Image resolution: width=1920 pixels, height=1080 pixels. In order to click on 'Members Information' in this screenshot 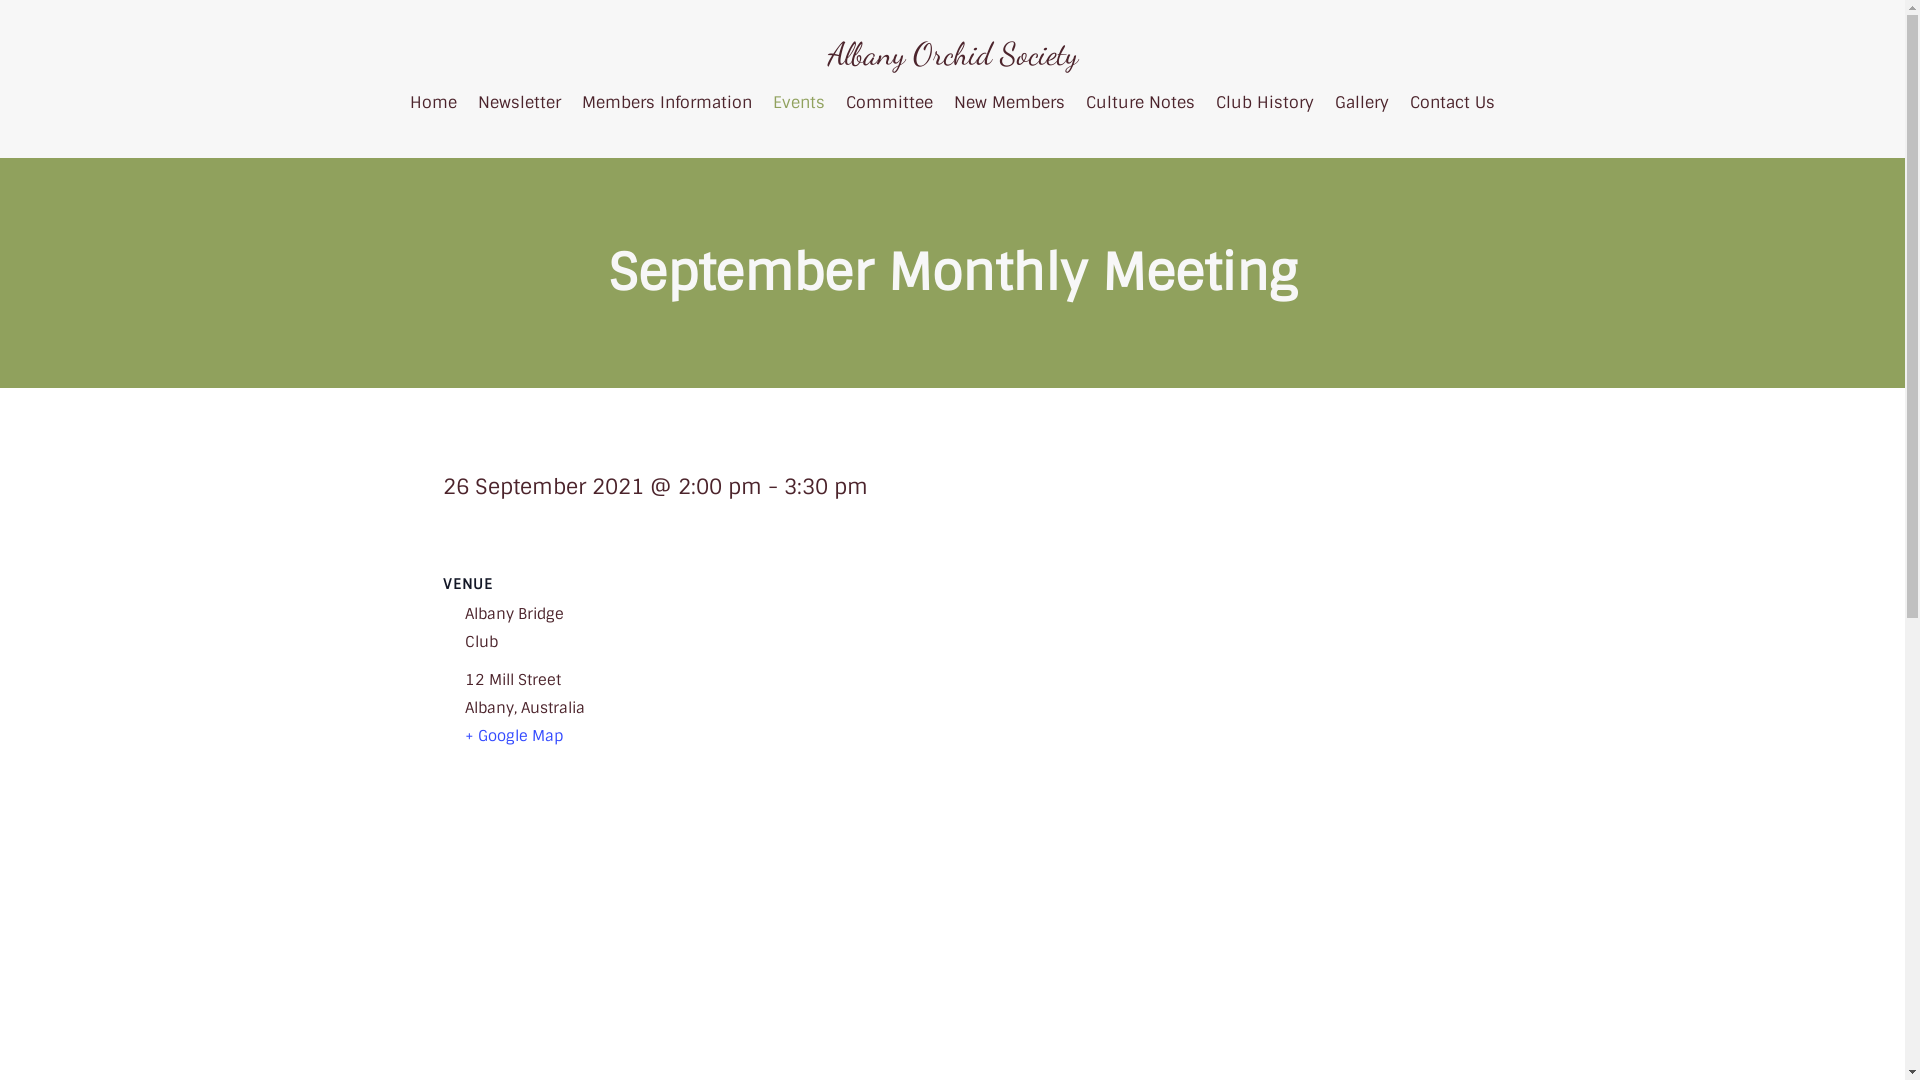, I will do `click(570, 100)`.